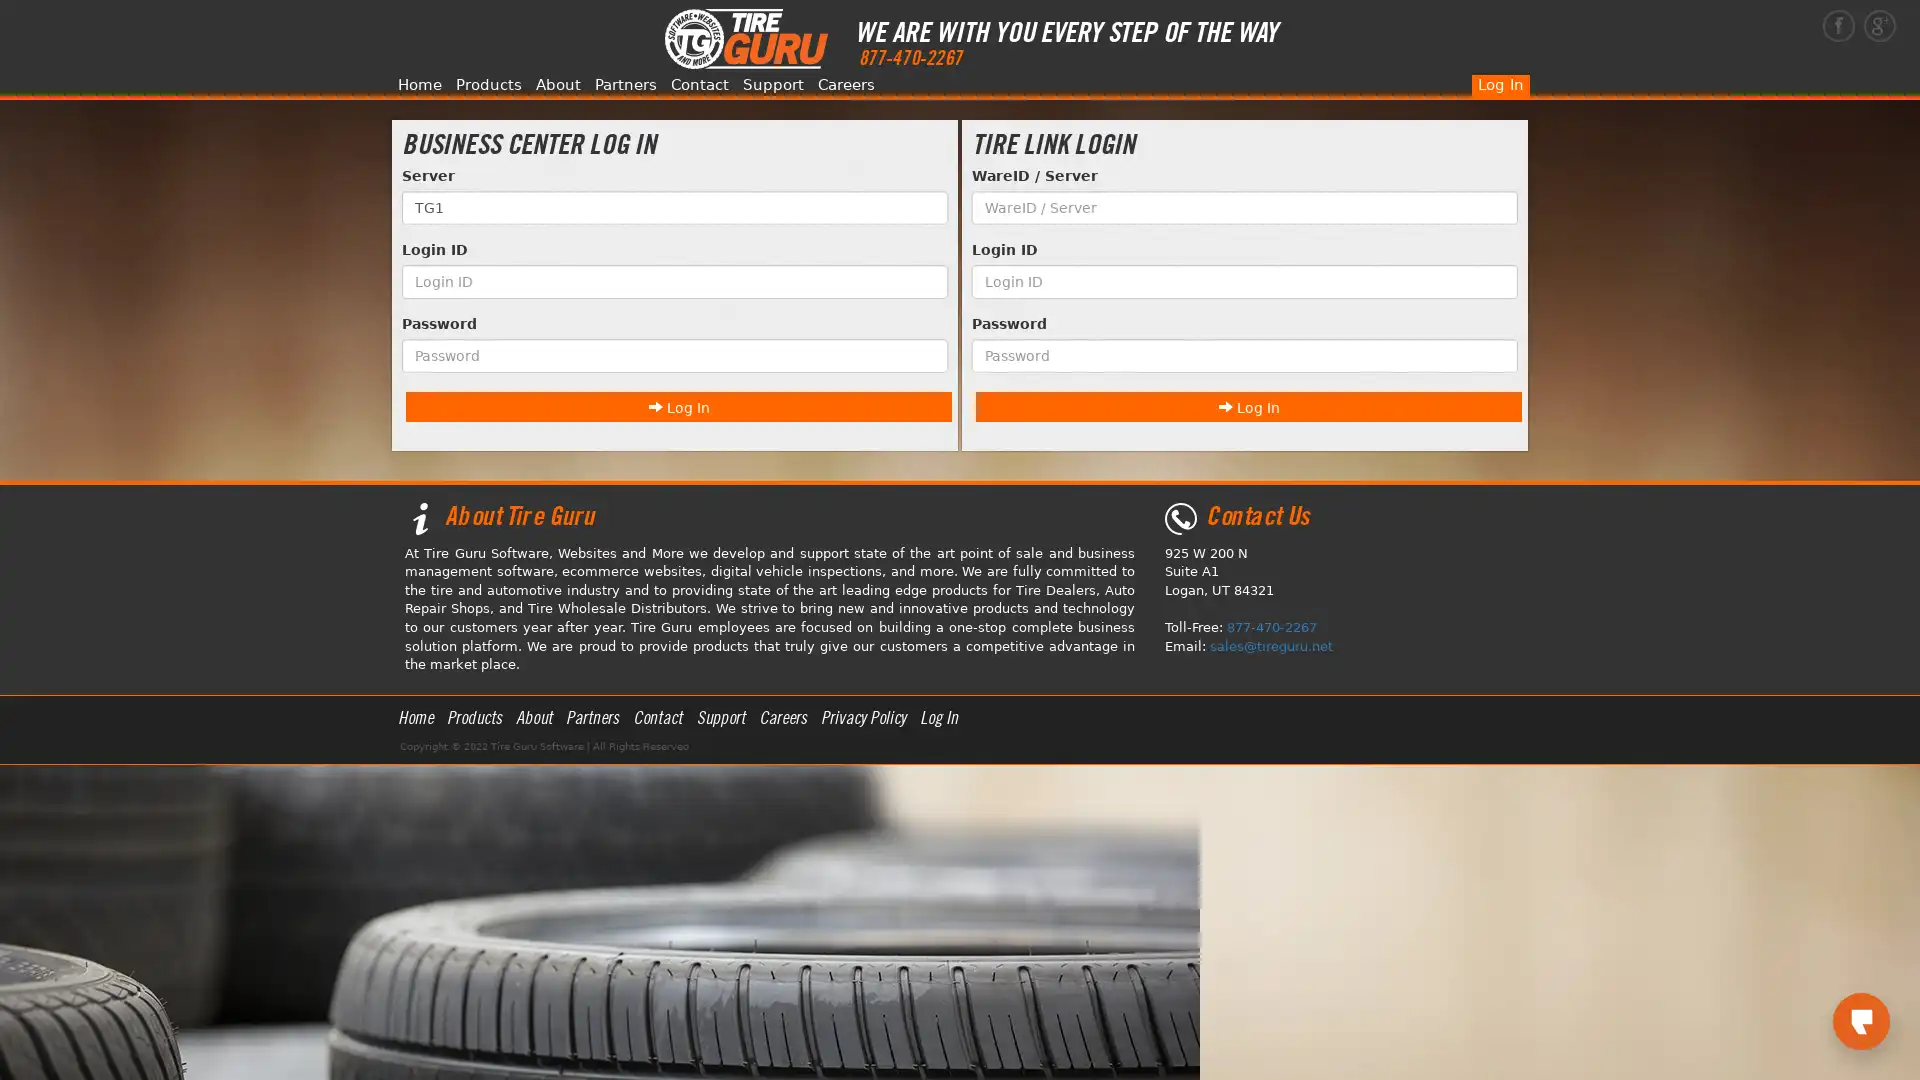 This screenshot has width=1920, height=1080. Describe the element at coordinates (678, 405) in the screenshot. I see `Log In` at that location.